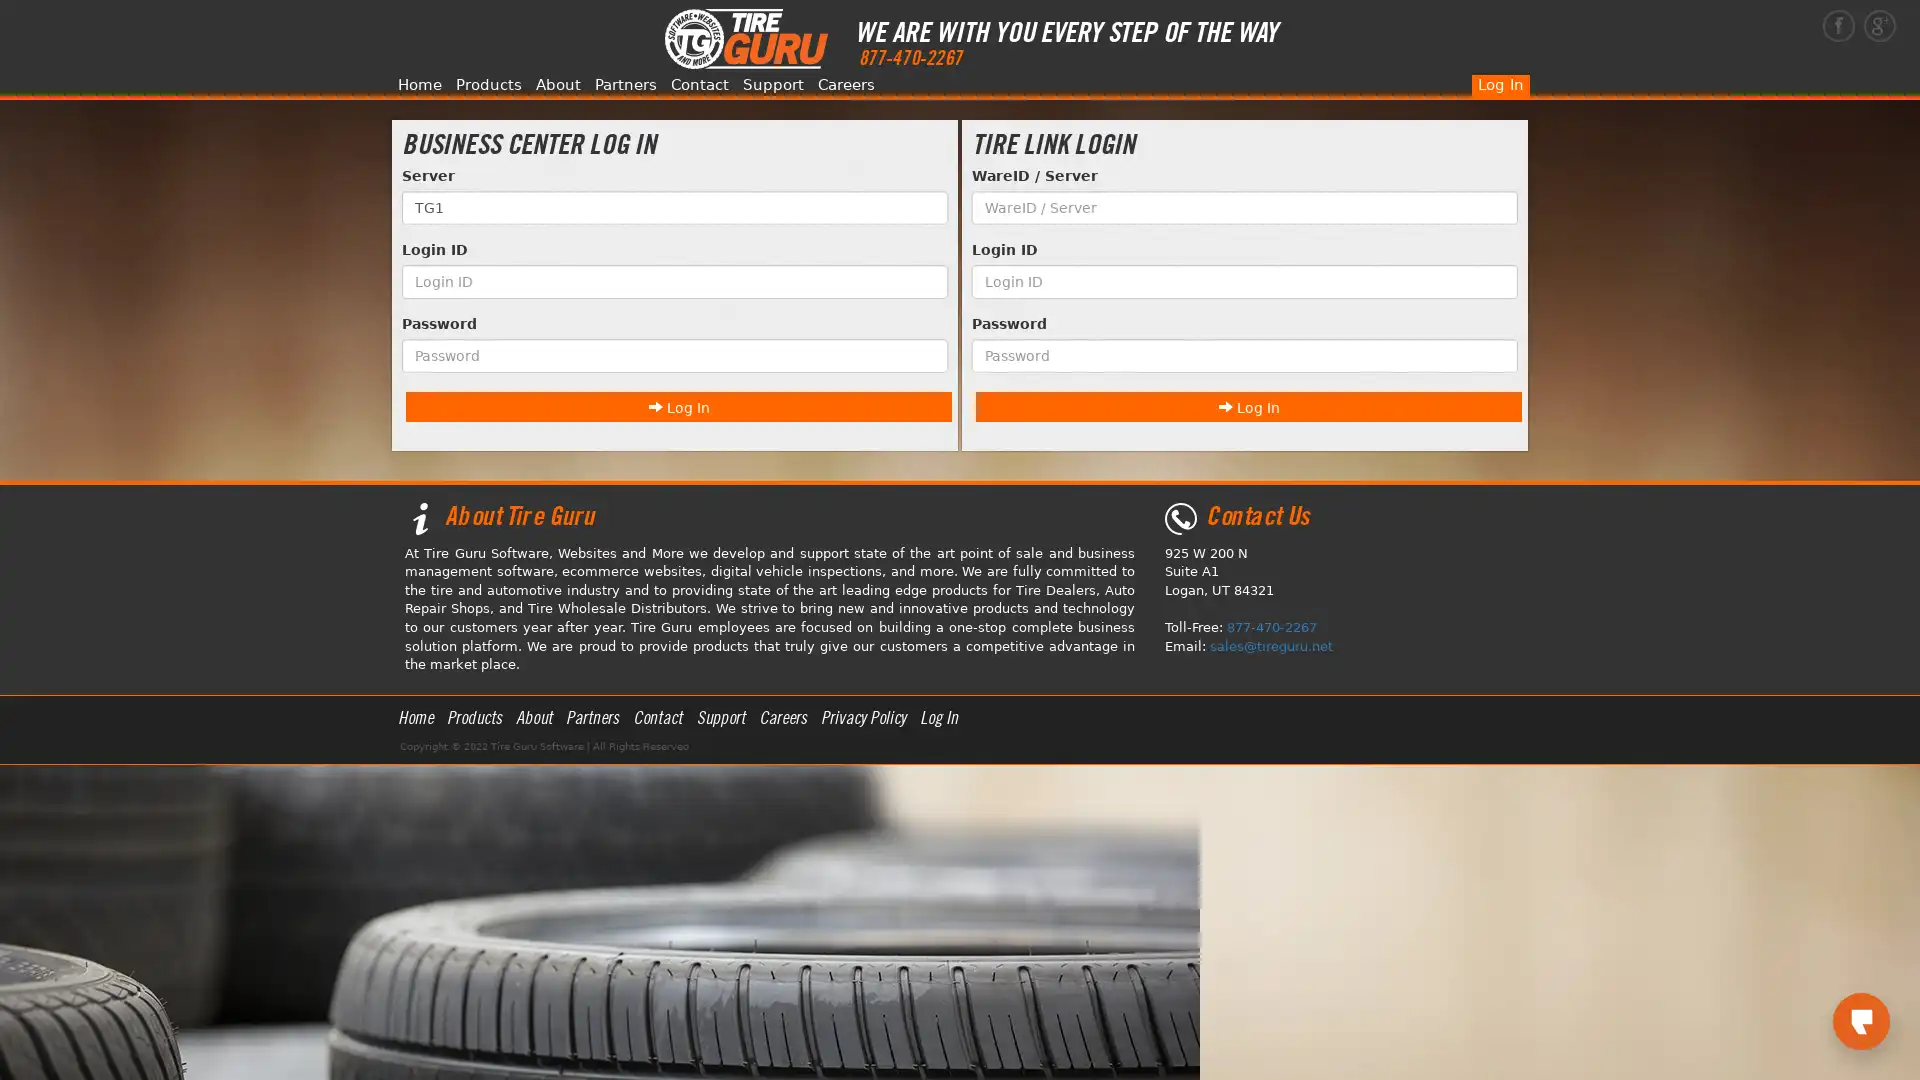 This screenshot has width=1920, height=1080. Describe the element at coordinates (678, 405) in the screenshot. I see `Log In` at that location.